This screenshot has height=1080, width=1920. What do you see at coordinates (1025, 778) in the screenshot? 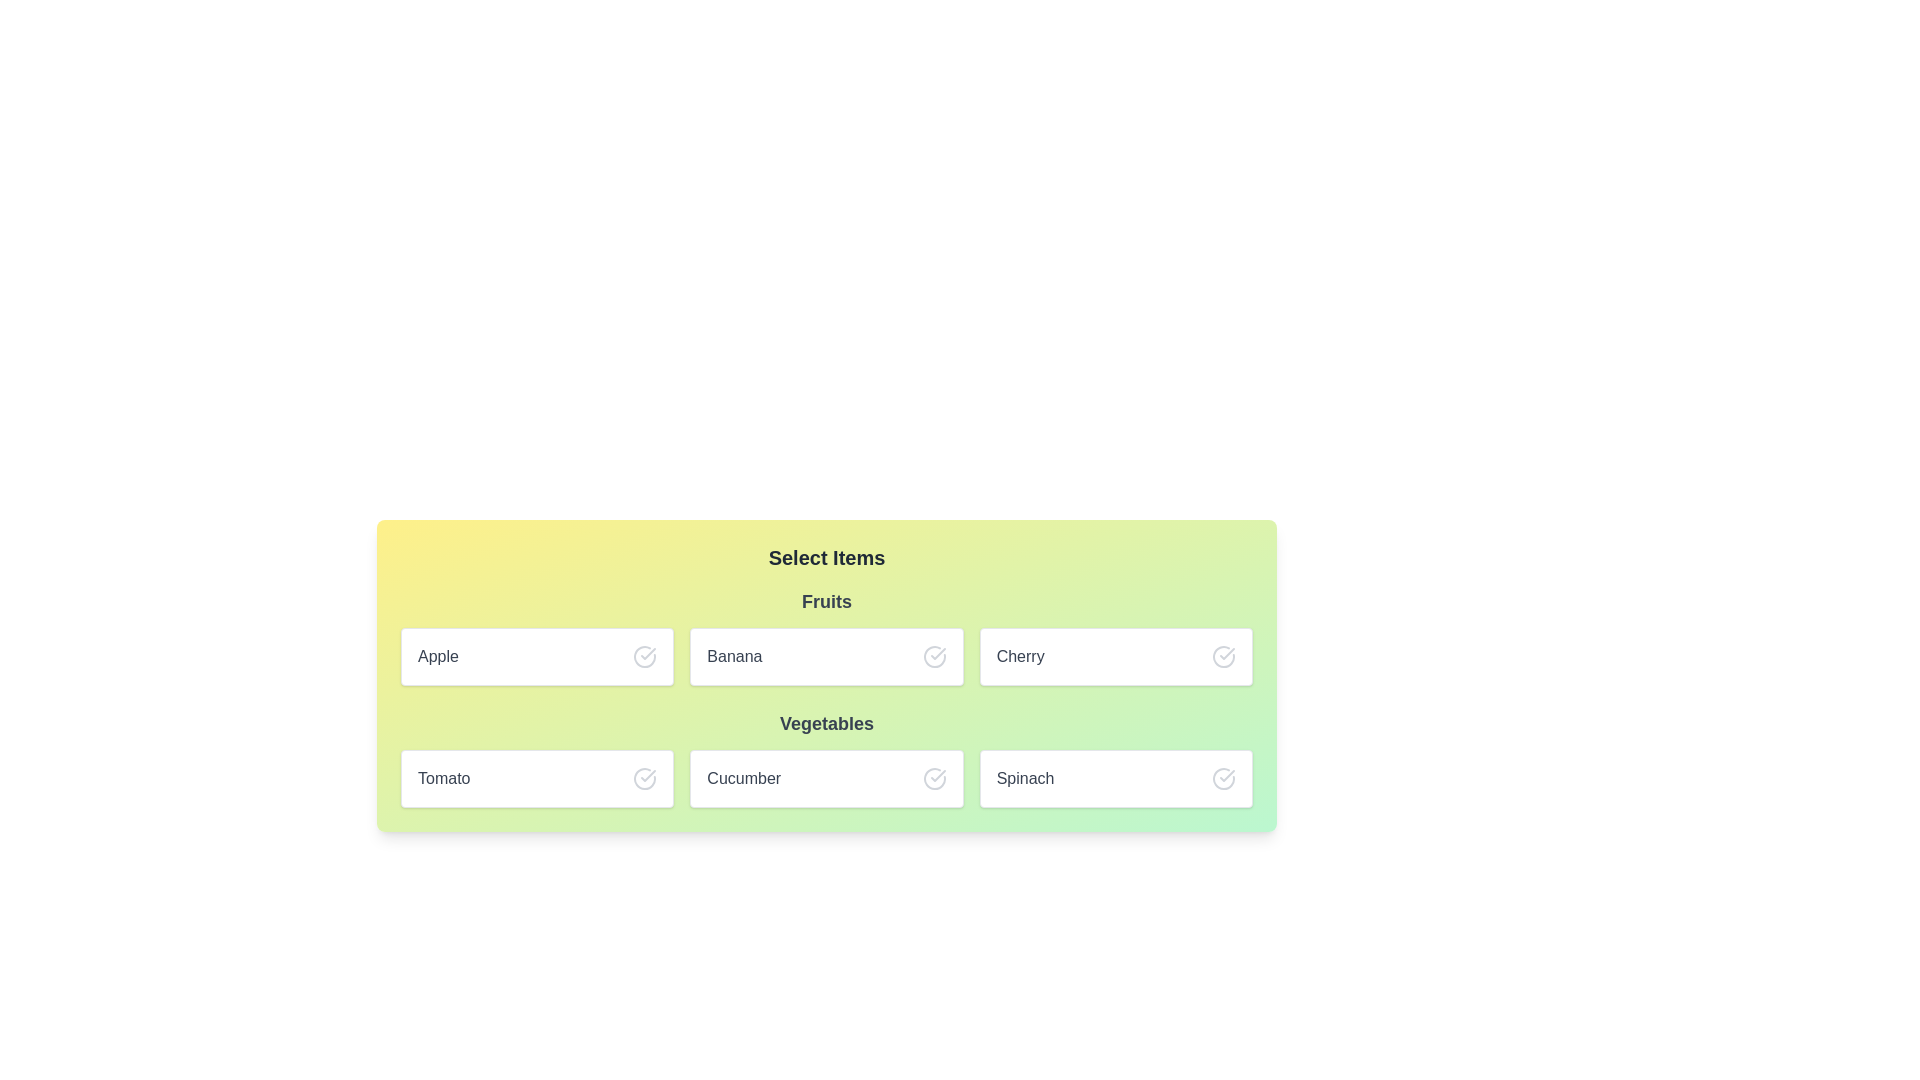
I see `the 'Spinach' text label in the bottom-right corner of the 'Vegetables' section` at bounding box center [1025, 778].